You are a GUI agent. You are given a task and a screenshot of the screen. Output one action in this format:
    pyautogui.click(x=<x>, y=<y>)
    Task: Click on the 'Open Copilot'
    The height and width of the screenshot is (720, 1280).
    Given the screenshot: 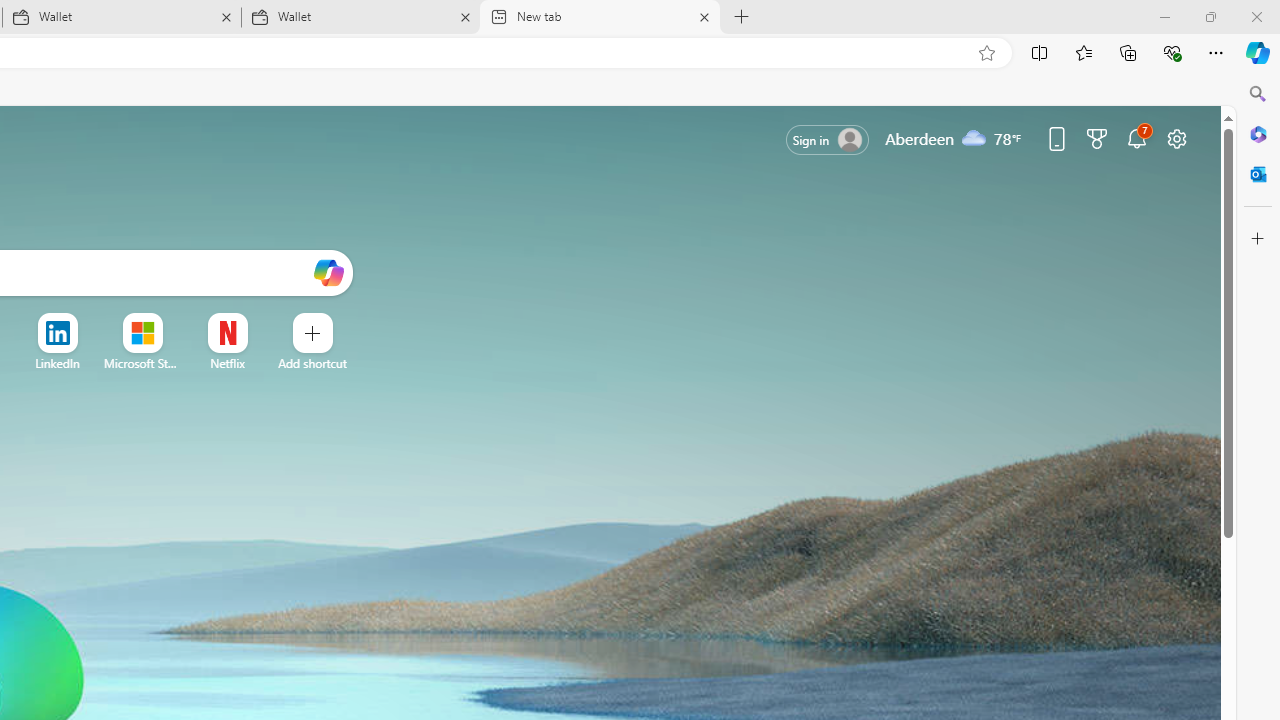 What is the action you would take?
    pyautogui.click(x=328, y=273)
    